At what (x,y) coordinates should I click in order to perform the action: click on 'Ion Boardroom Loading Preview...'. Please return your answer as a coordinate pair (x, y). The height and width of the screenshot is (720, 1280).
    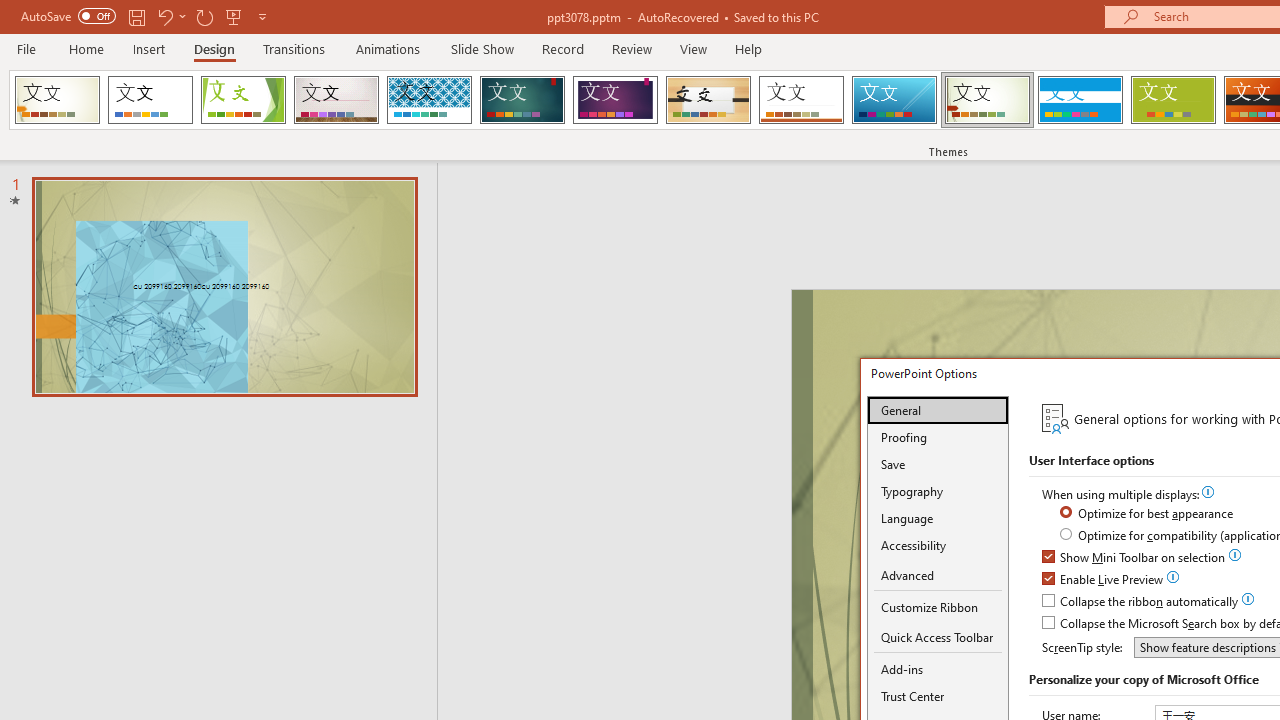
    Looking at the image, I should click on (614, 100).